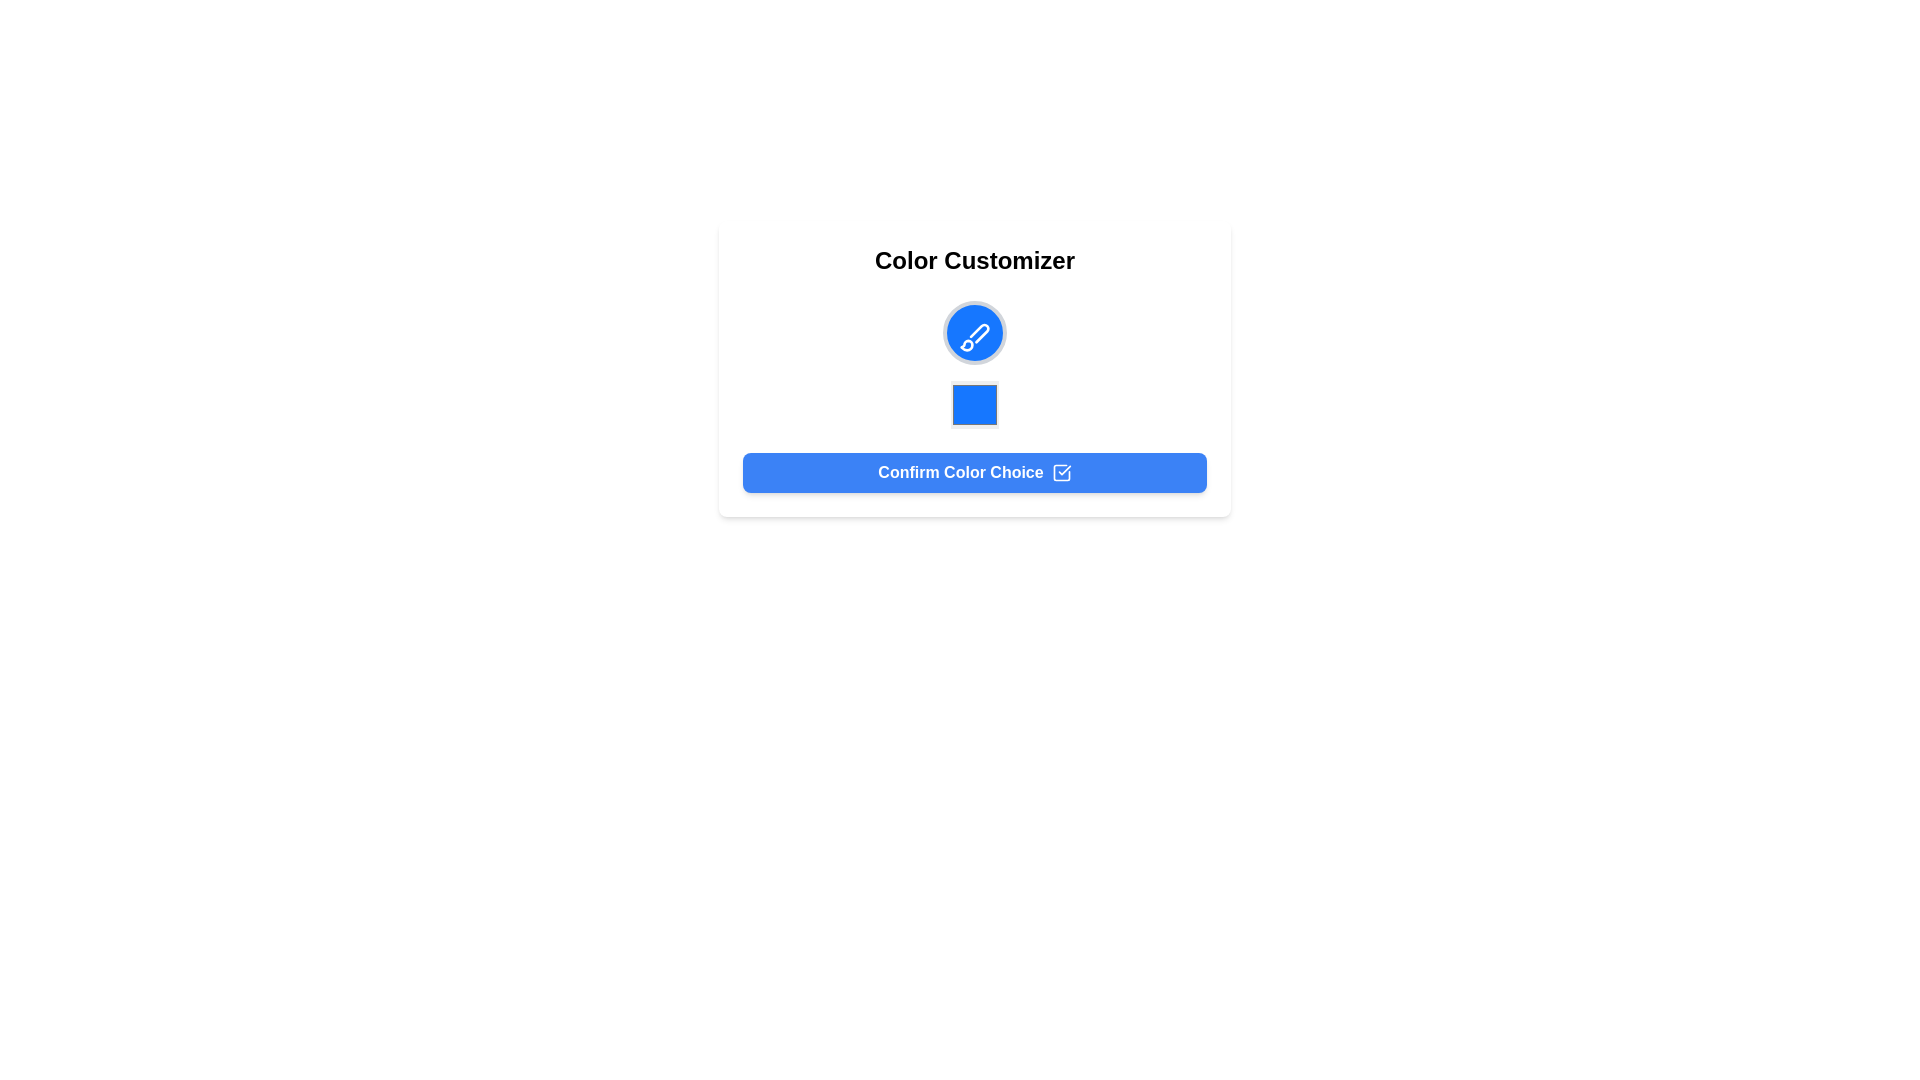  What do you see at coordinates (974, 331) in the screenshot?
I see `the decorative color-related icon positioned at the top center of the vertical list, above the square color preview and button` at bounding box center [974, 331].